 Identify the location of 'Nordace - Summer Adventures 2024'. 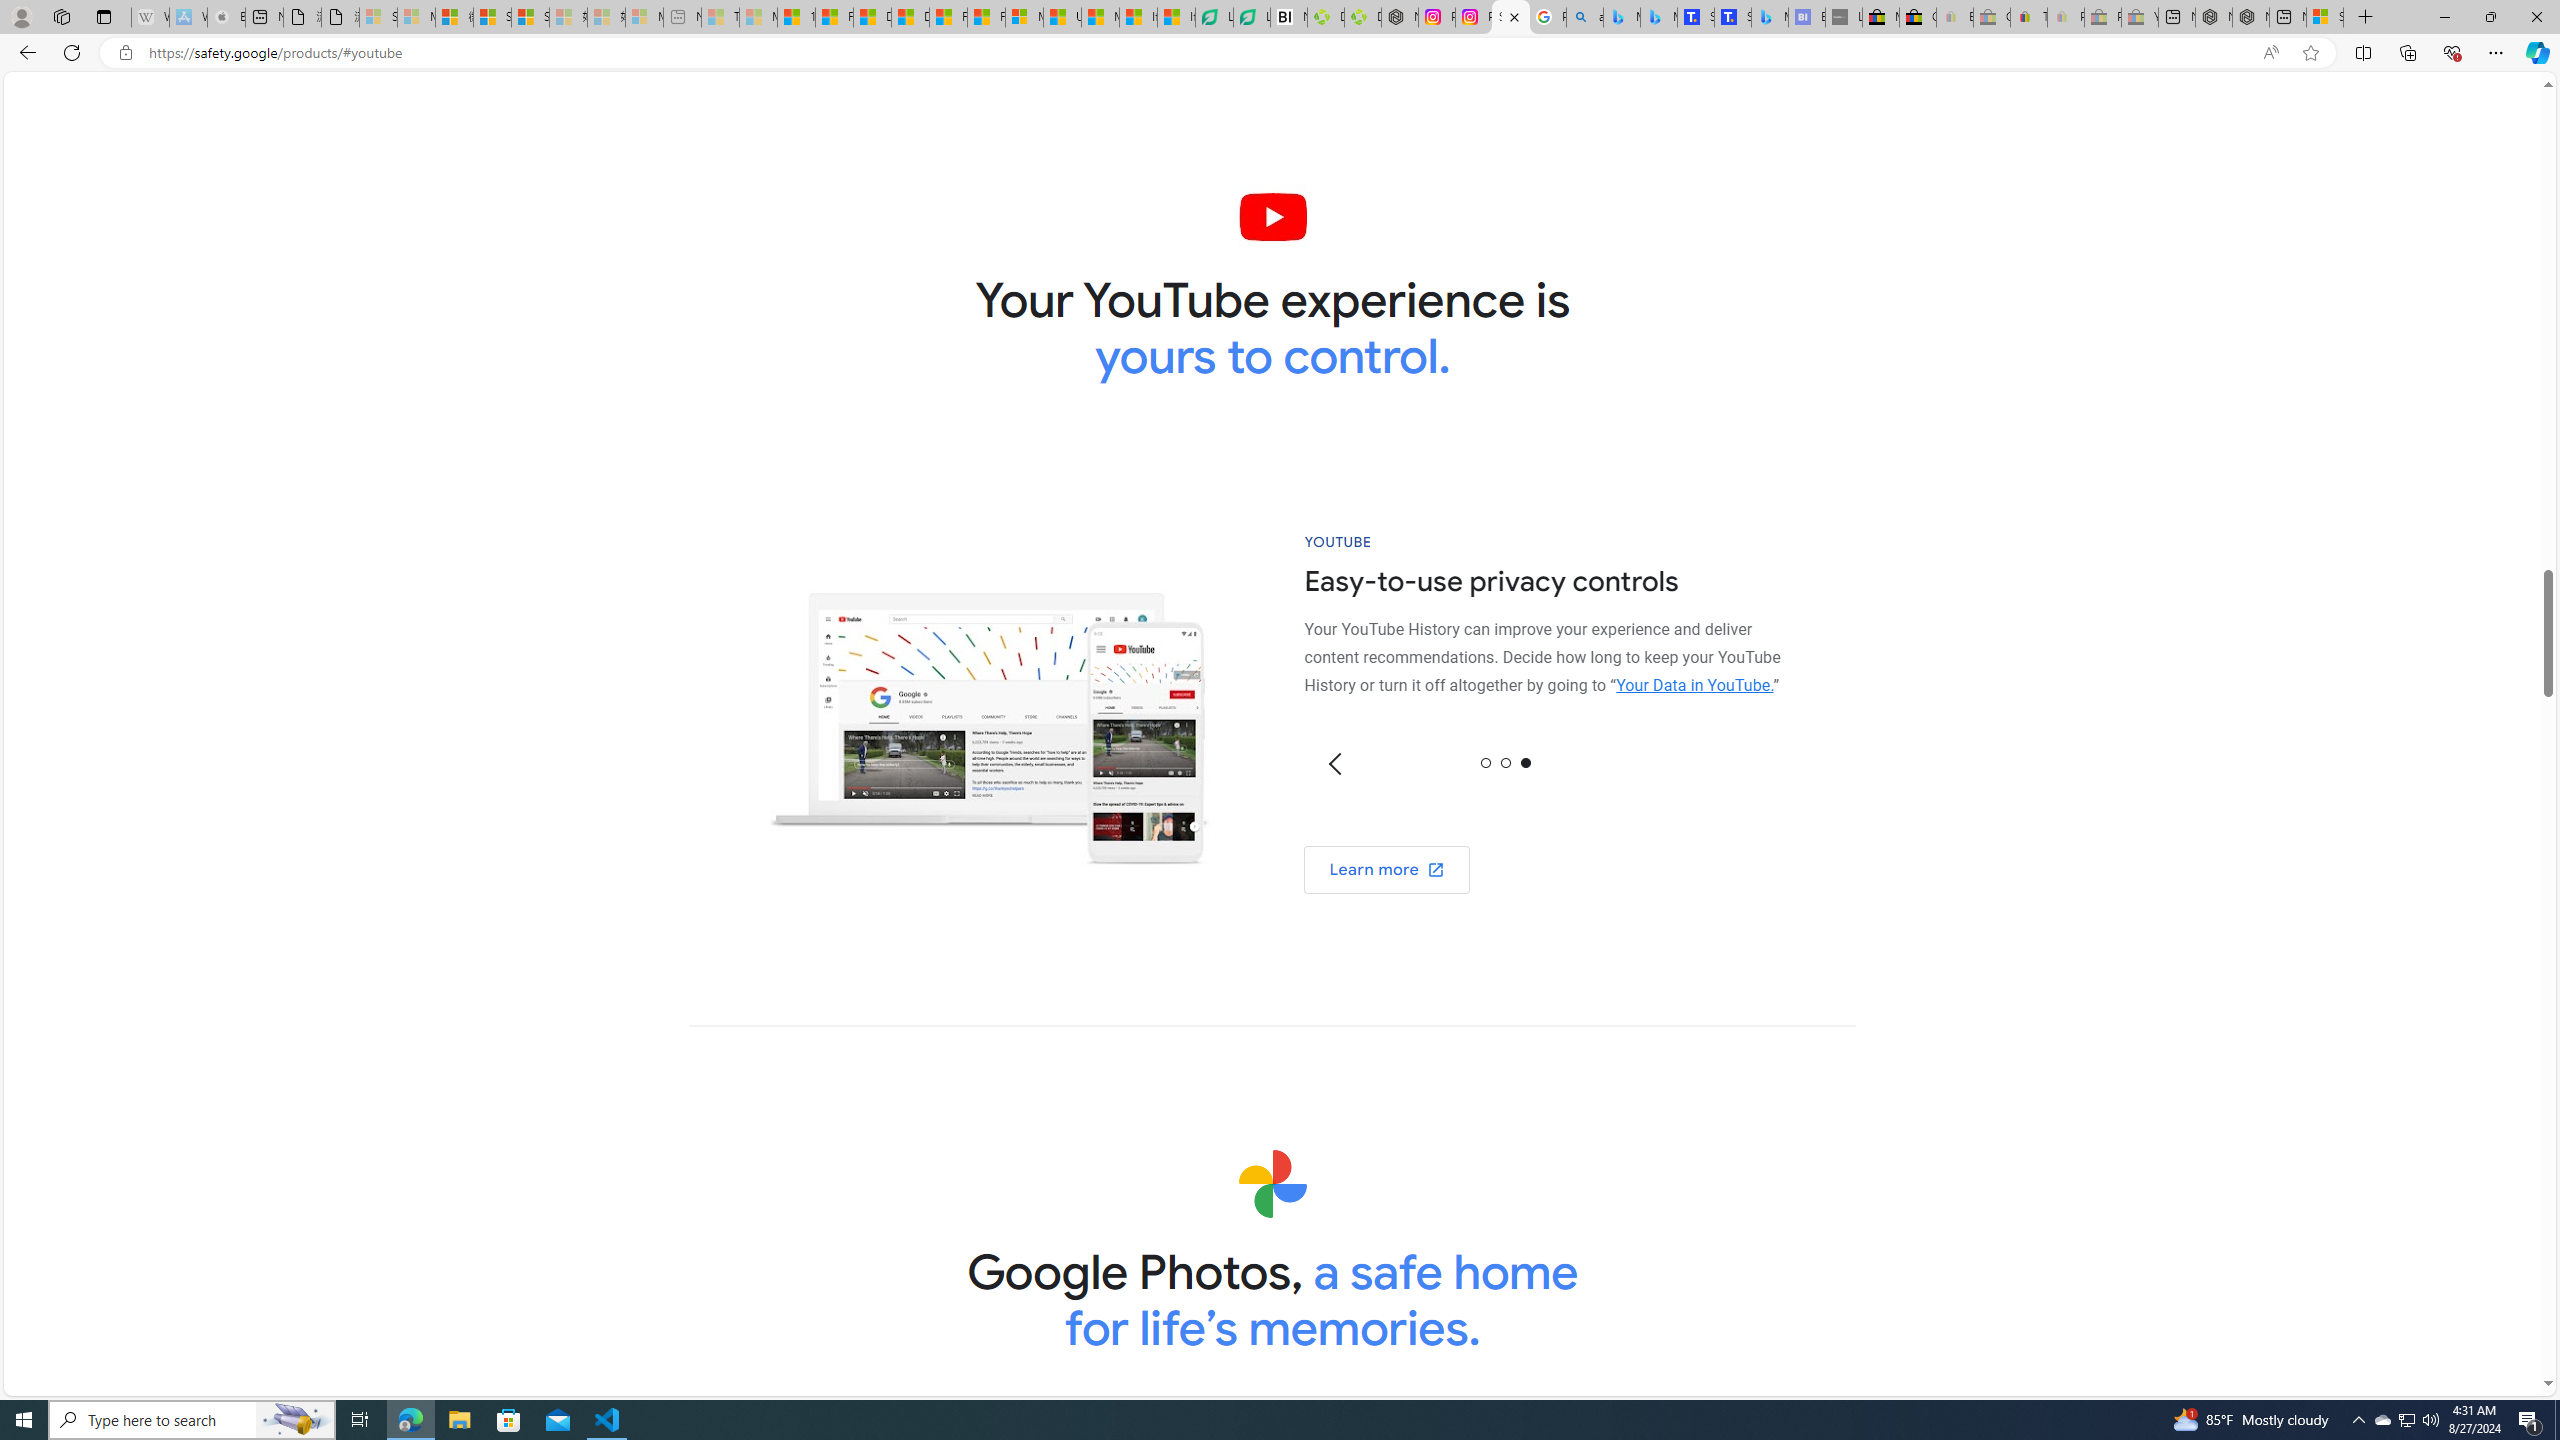
(2250, 16).